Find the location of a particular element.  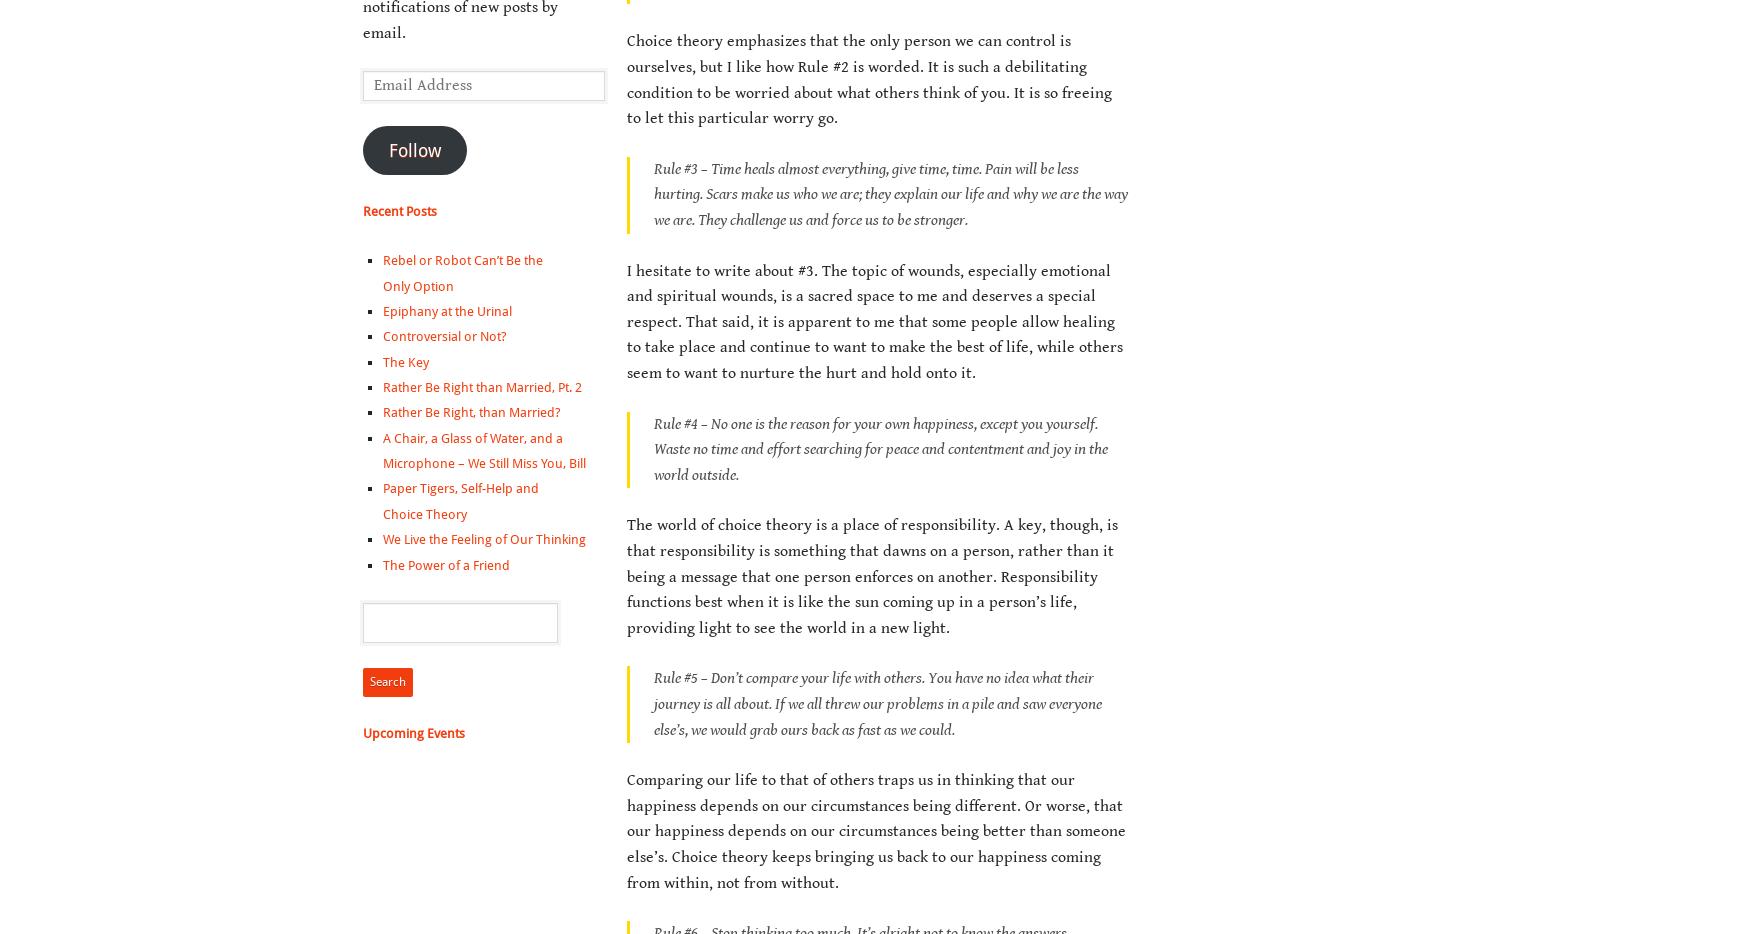

'Rule #4 – No one is the reason for your own happiness, except you yourself. Waste no time and effort searching for peace and contentment and joy in the world outside.' is located at coordinates (879, 448).